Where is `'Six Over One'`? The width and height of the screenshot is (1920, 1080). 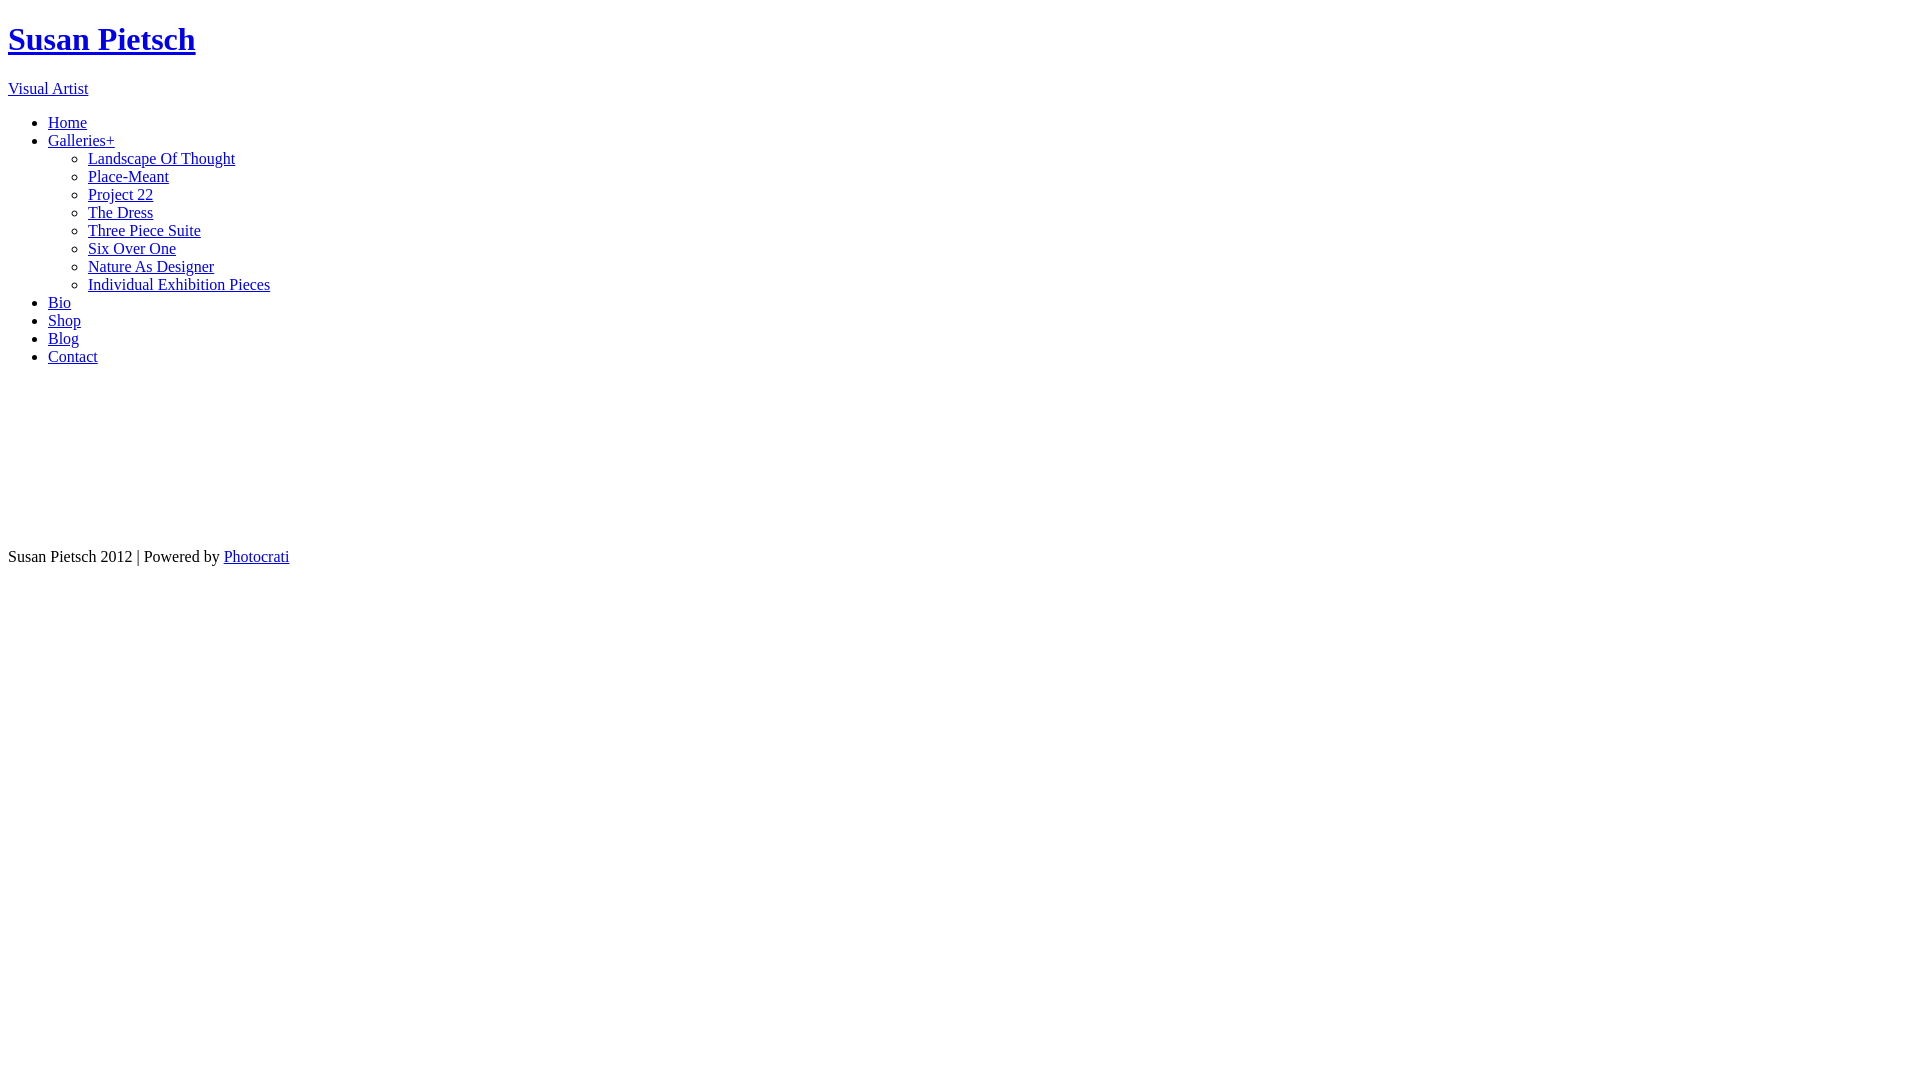 'Six Over One' is located at coordinates (130, 247).